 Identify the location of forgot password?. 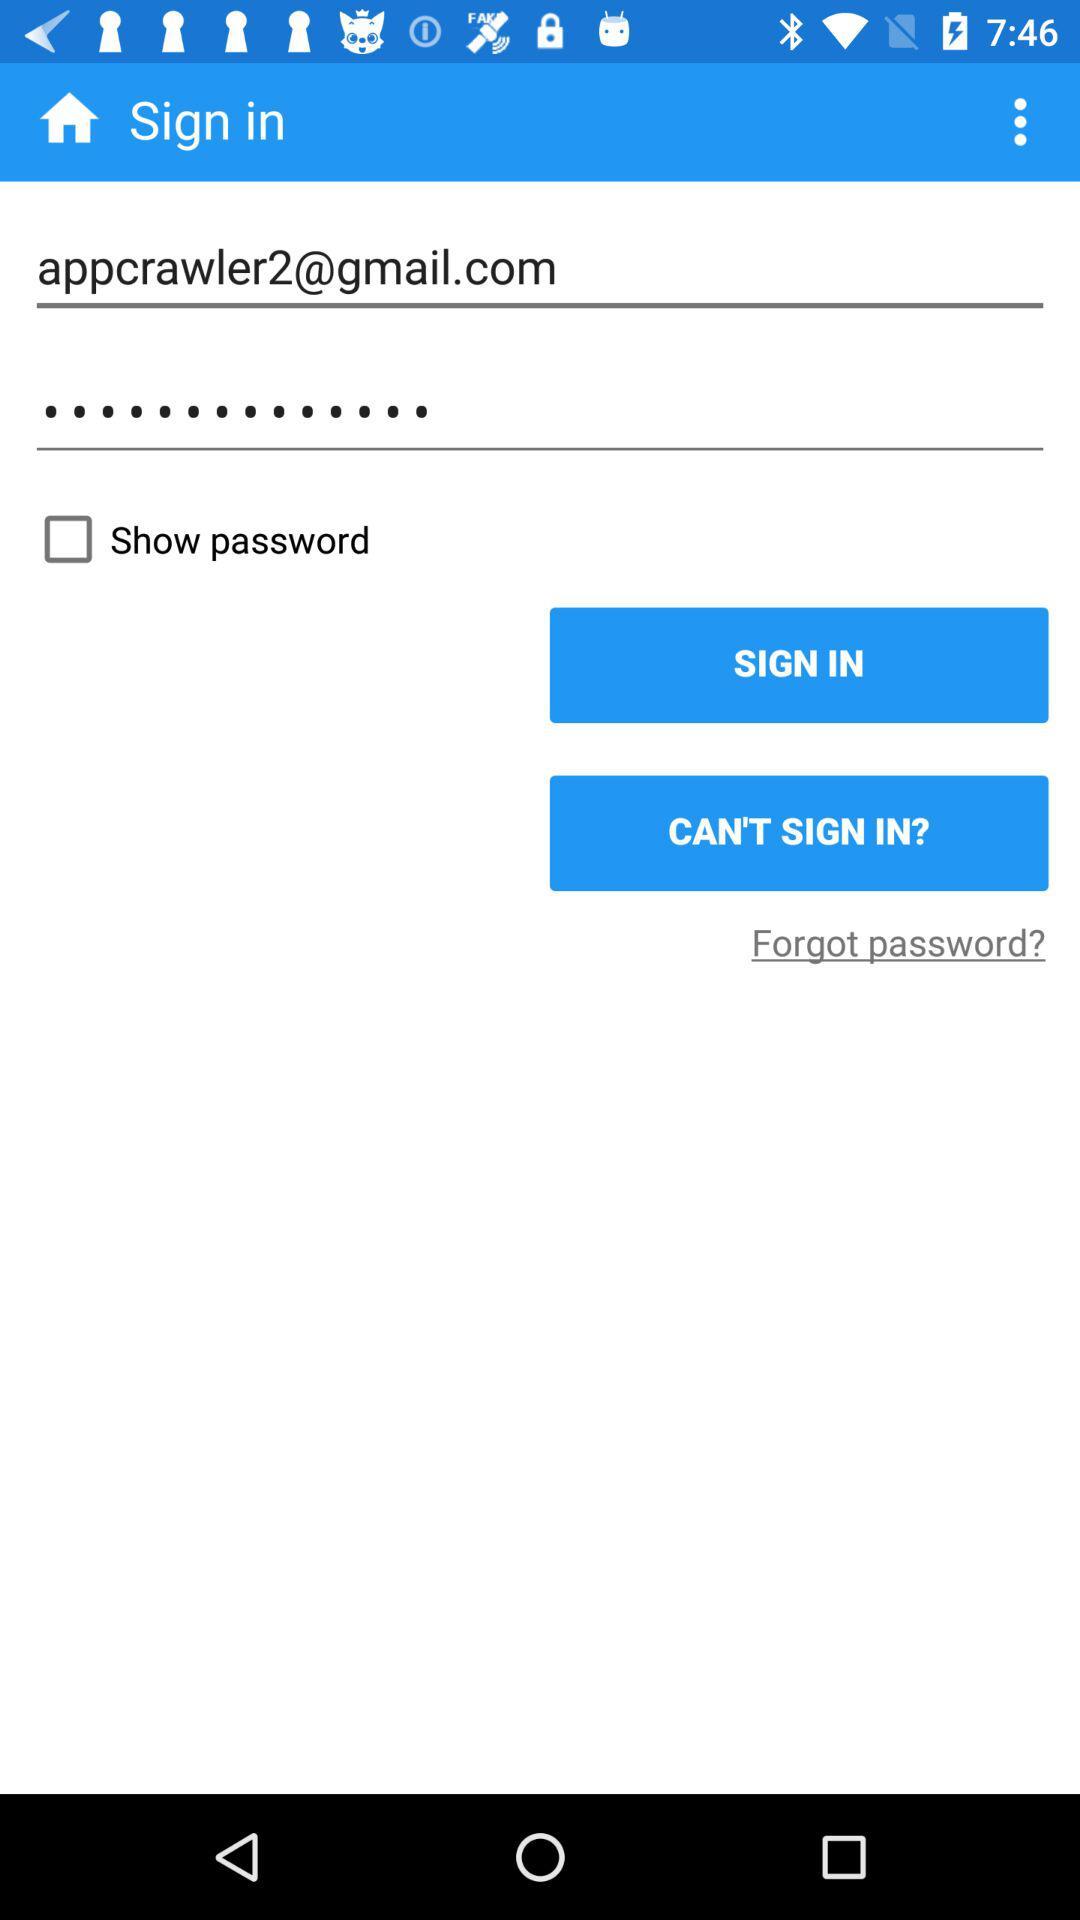
(897, 940).